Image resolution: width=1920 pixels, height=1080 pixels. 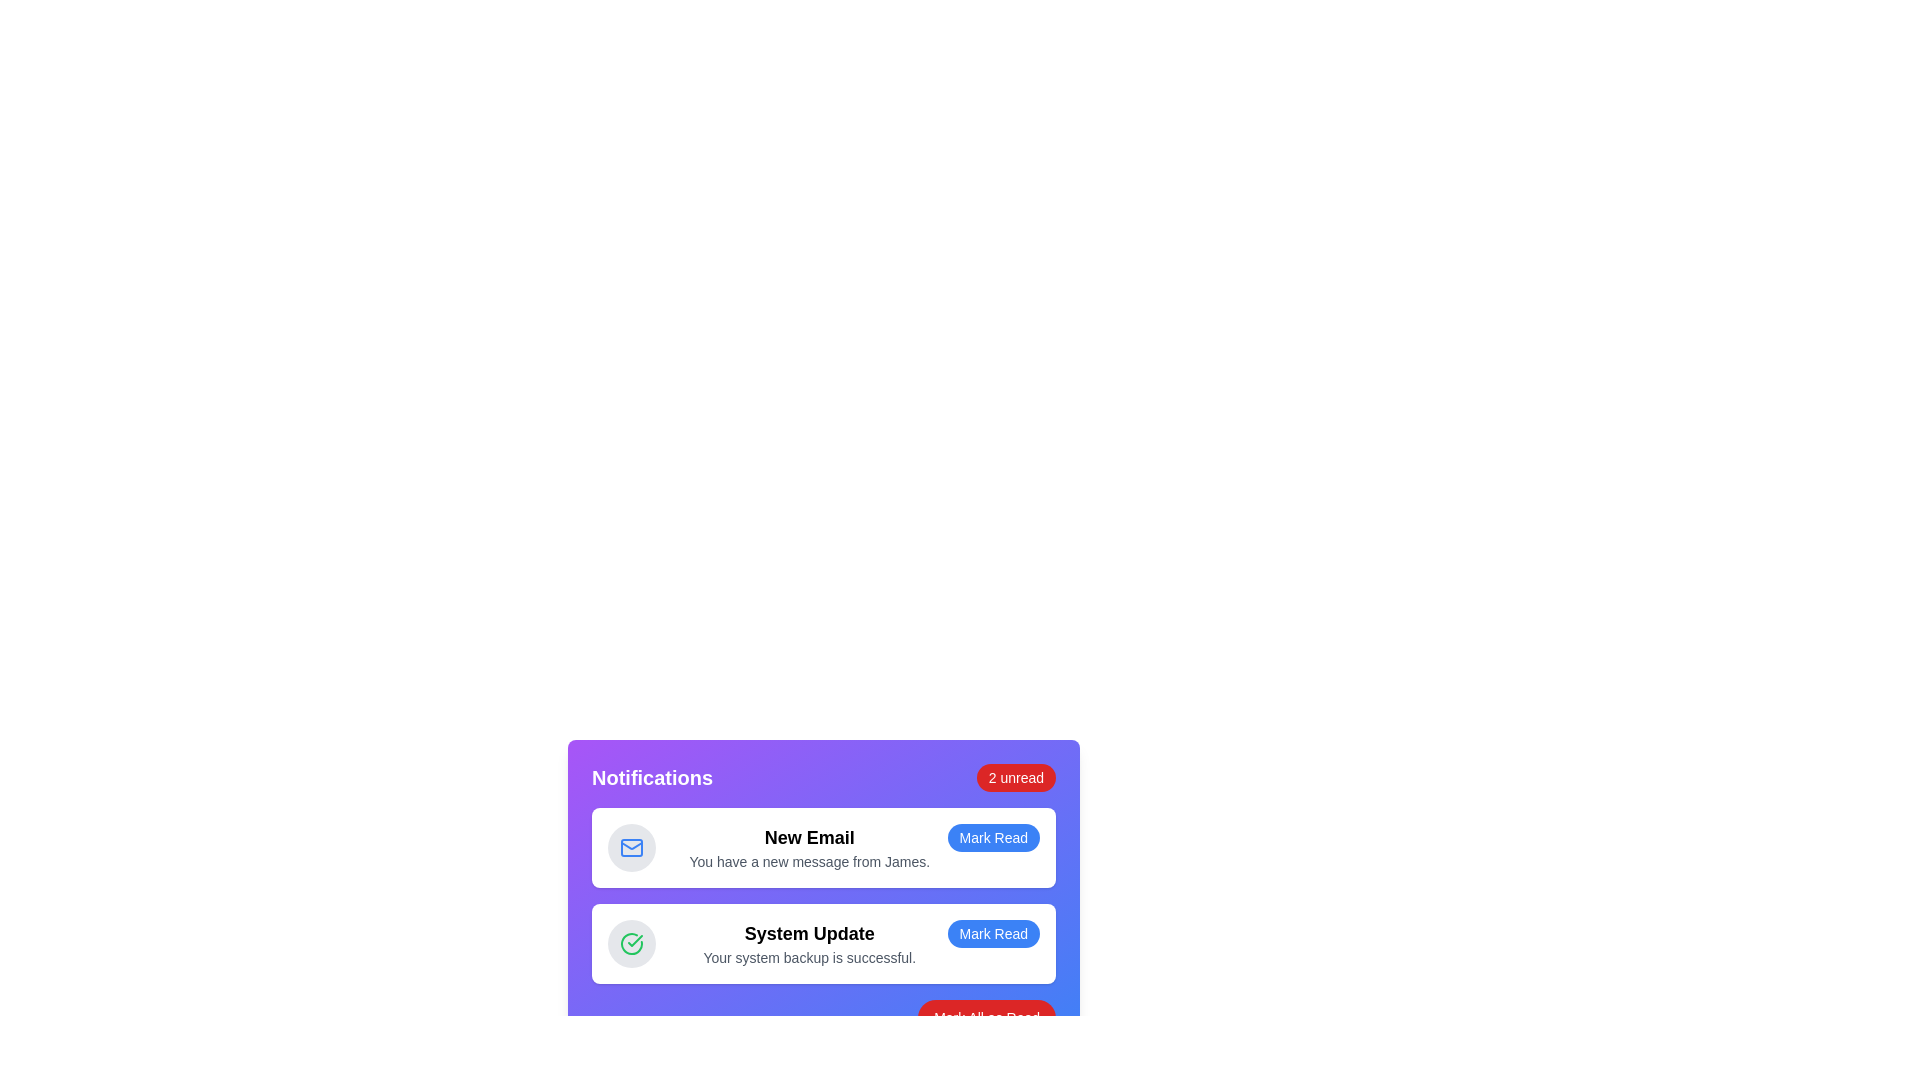 I want to click on the badge indicating unread notifications located in the upper-right corner of the Notifications section, so click(x=1016, y=777).